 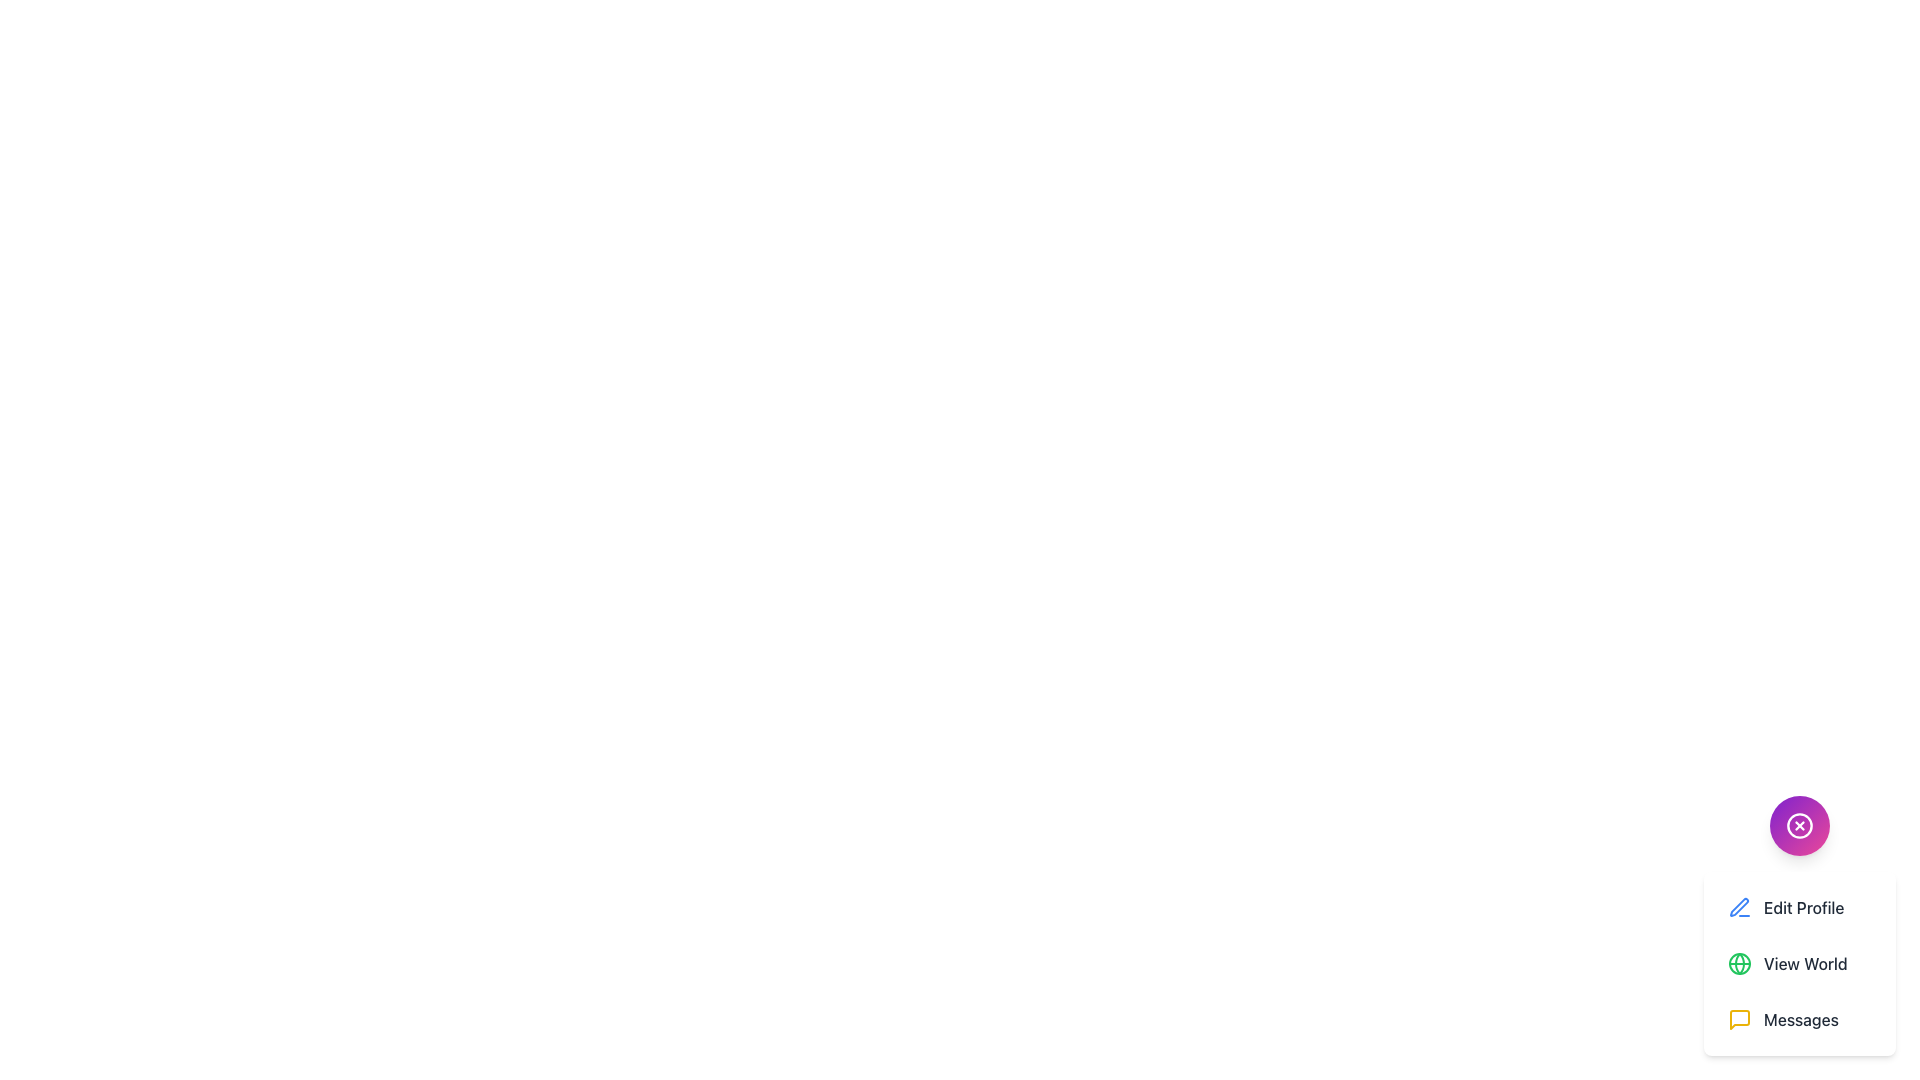 I want to click on the 'View World' button, which is the second item in the vertical list located below 'Edit Profile' and above 'Messages', so click(x=1800, y=963).